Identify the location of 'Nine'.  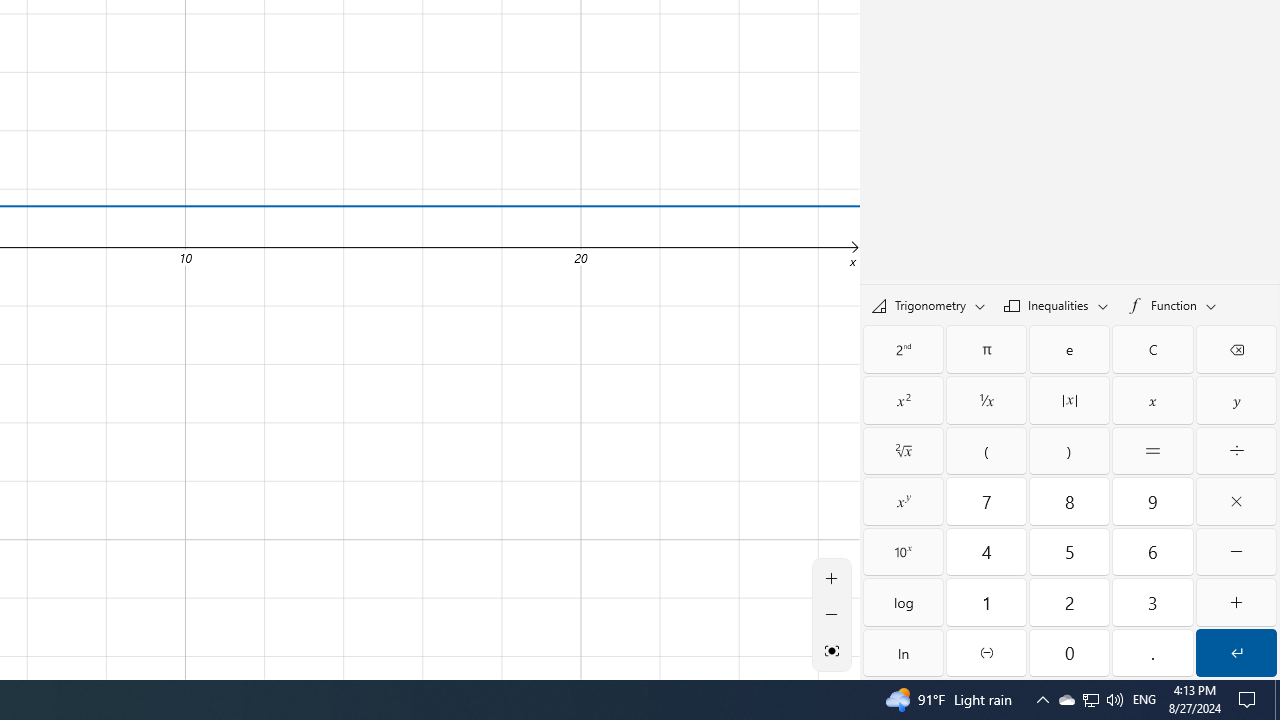
(1153, 500).